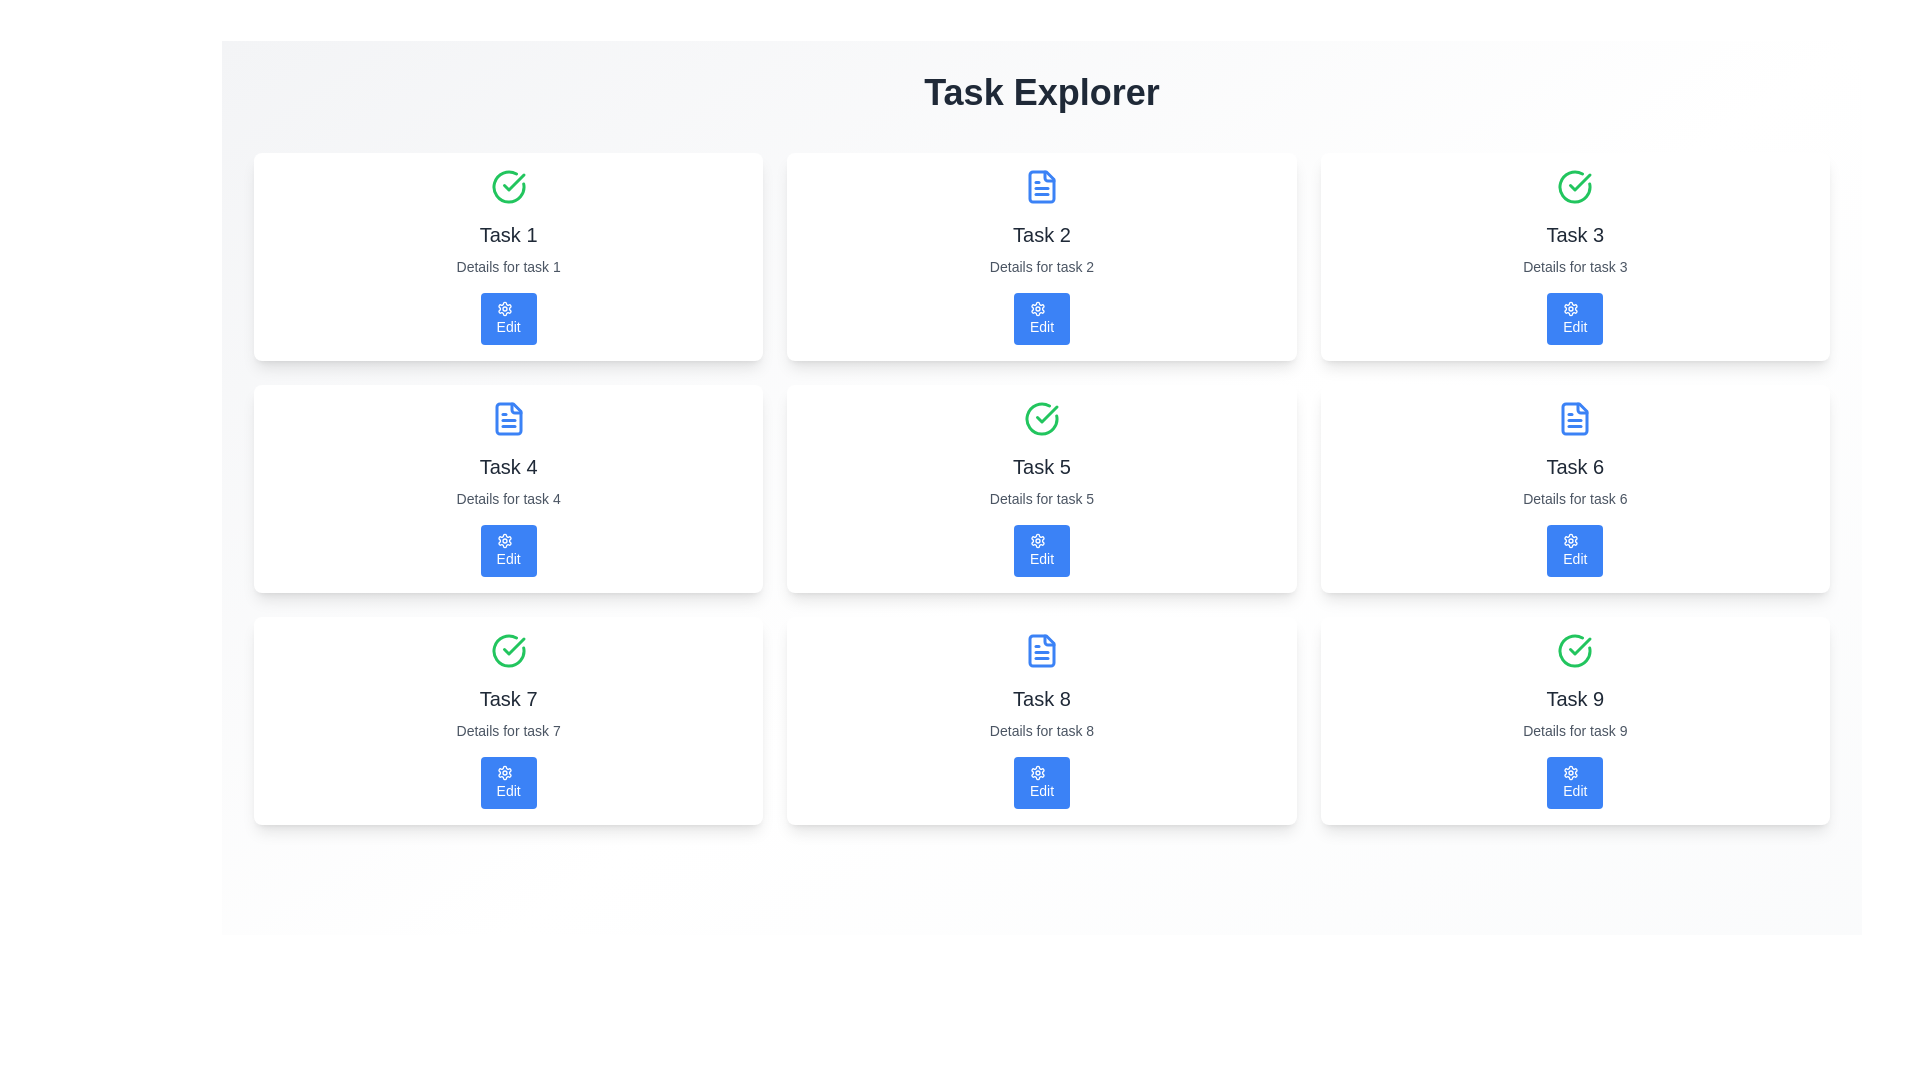  I want to click on the title text element that provides an overview of the task, located in the middle column of the second row, positioned above 'Details for task 4' and below a file icon, so click(508, 466).